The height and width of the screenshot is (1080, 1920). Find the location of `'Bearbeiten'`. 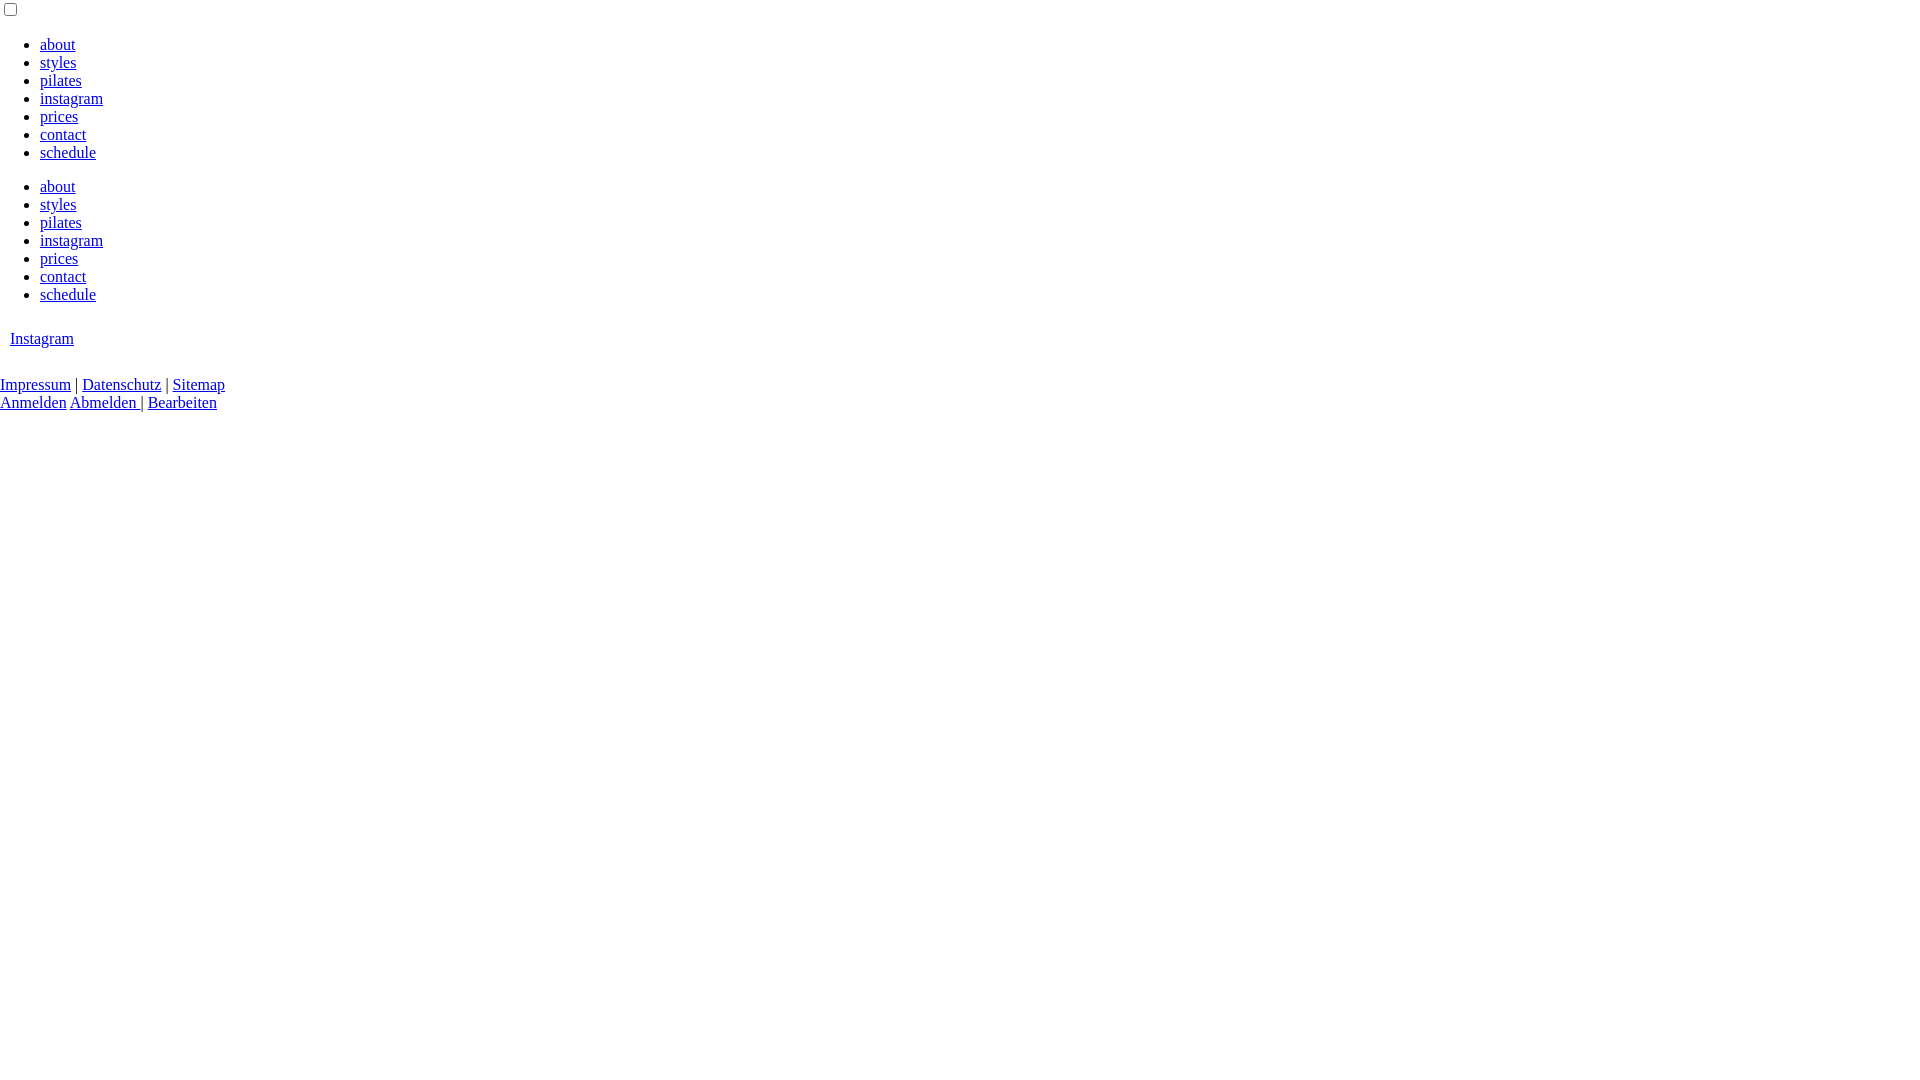

'Bearbeiten' is located at coordinates (182, 402).